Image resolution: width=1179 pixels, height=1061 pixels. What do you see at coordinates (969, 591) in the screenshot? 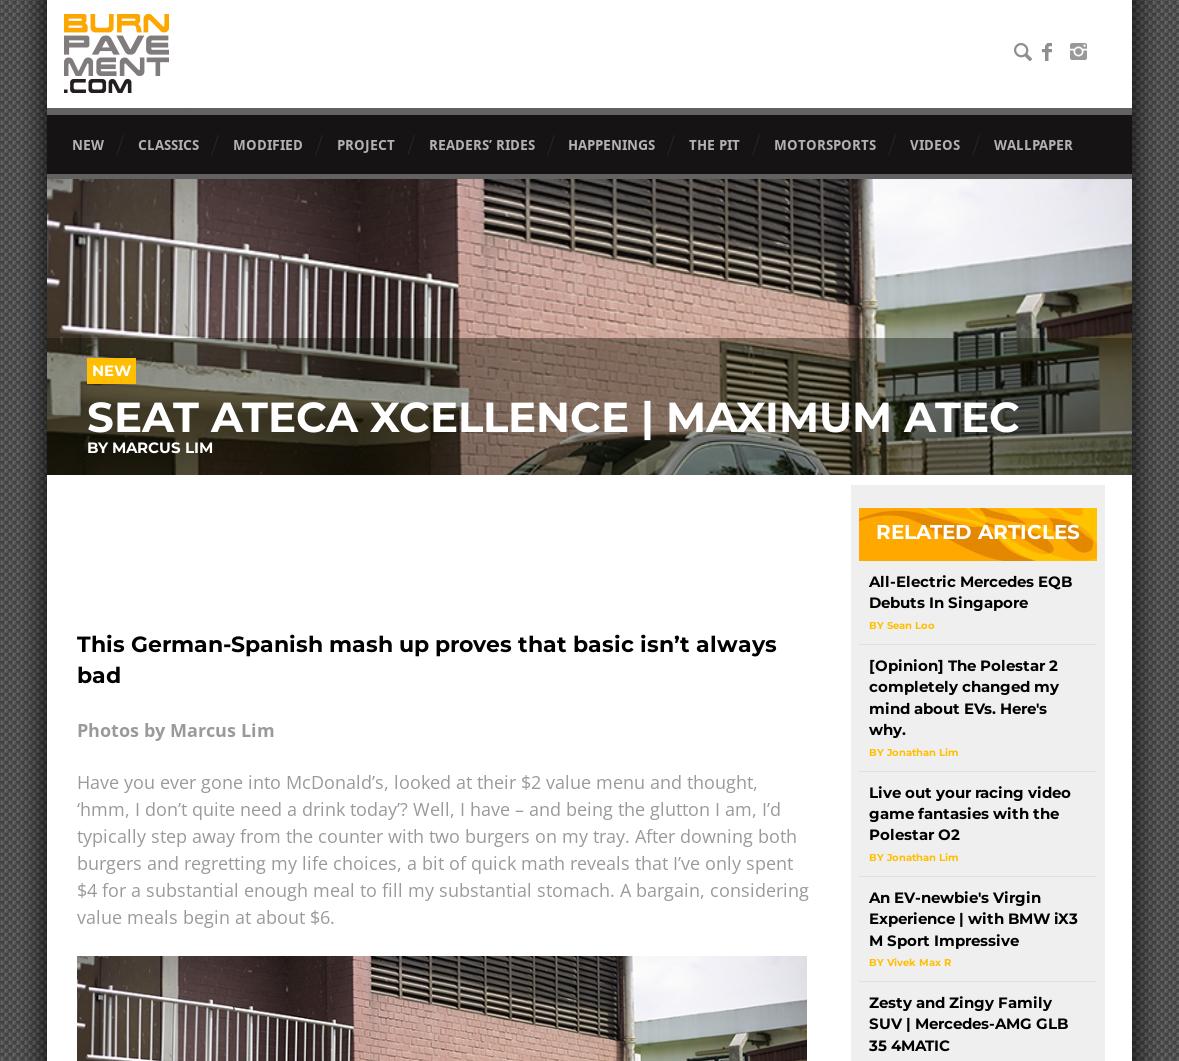
I see `'All-Electric Mercedes EQB Debuts In Singapore'` at bounding box center [969, 591].